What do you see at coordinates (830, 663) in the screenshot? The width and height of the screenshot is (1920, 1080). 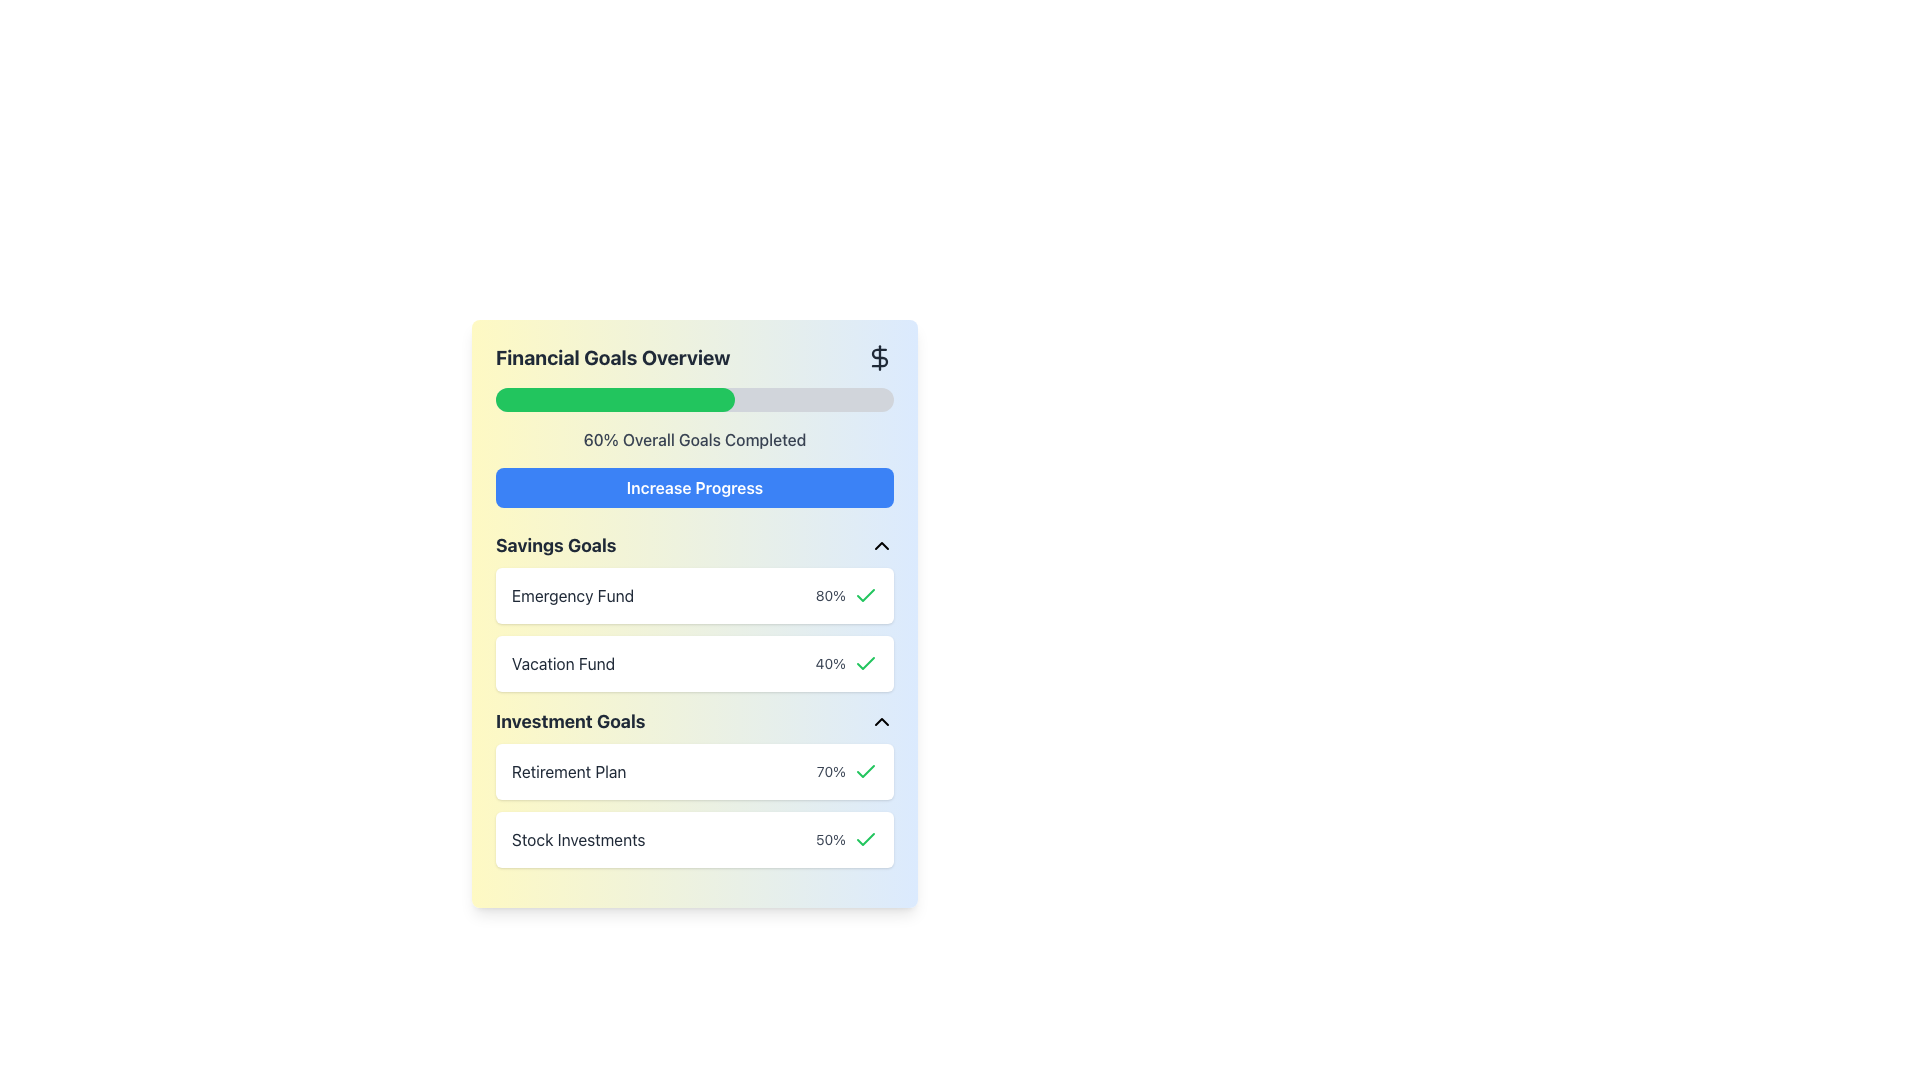 I see `the Text Label displaying '40%' in a gray font, associated with the 'Vacation Fund' under the 'Savings Goals' section` at bounding box center [830, 663].